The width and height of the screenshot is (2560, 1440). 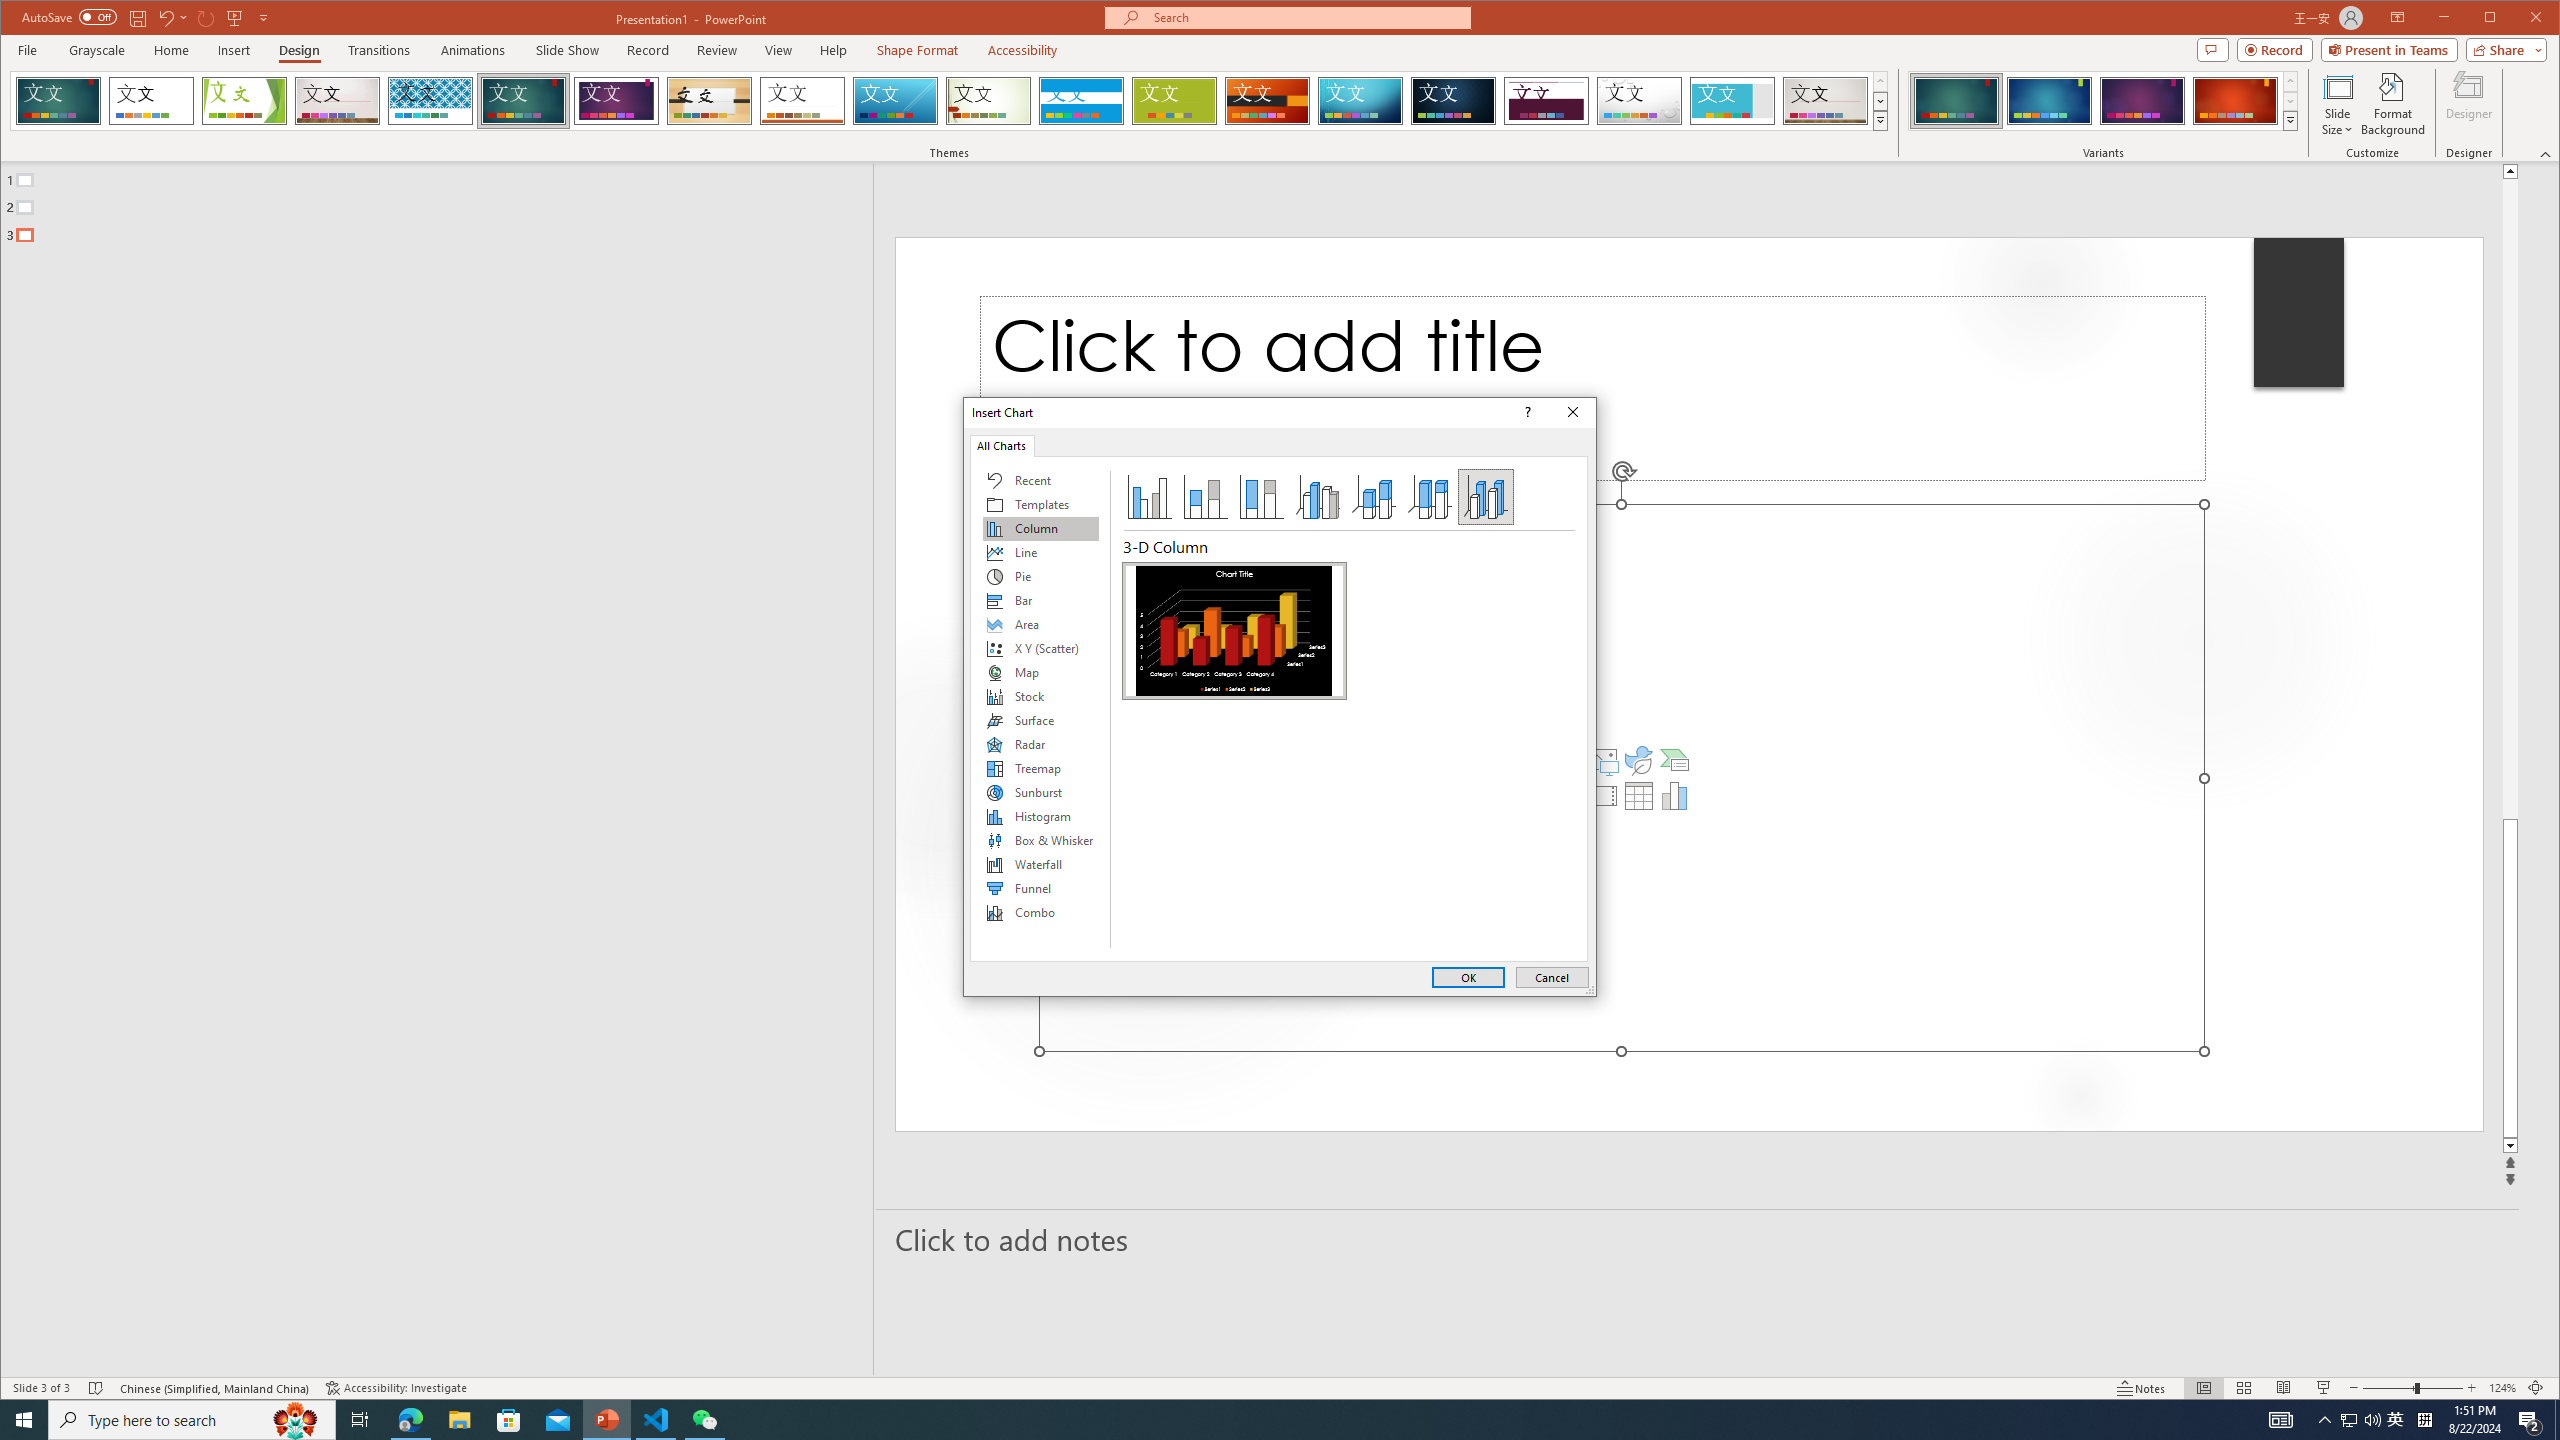 What do you see at coordinates (1039, 839) in the screenshot?
I see `'Box & Whisker'` at bounding box center [1039, 839].